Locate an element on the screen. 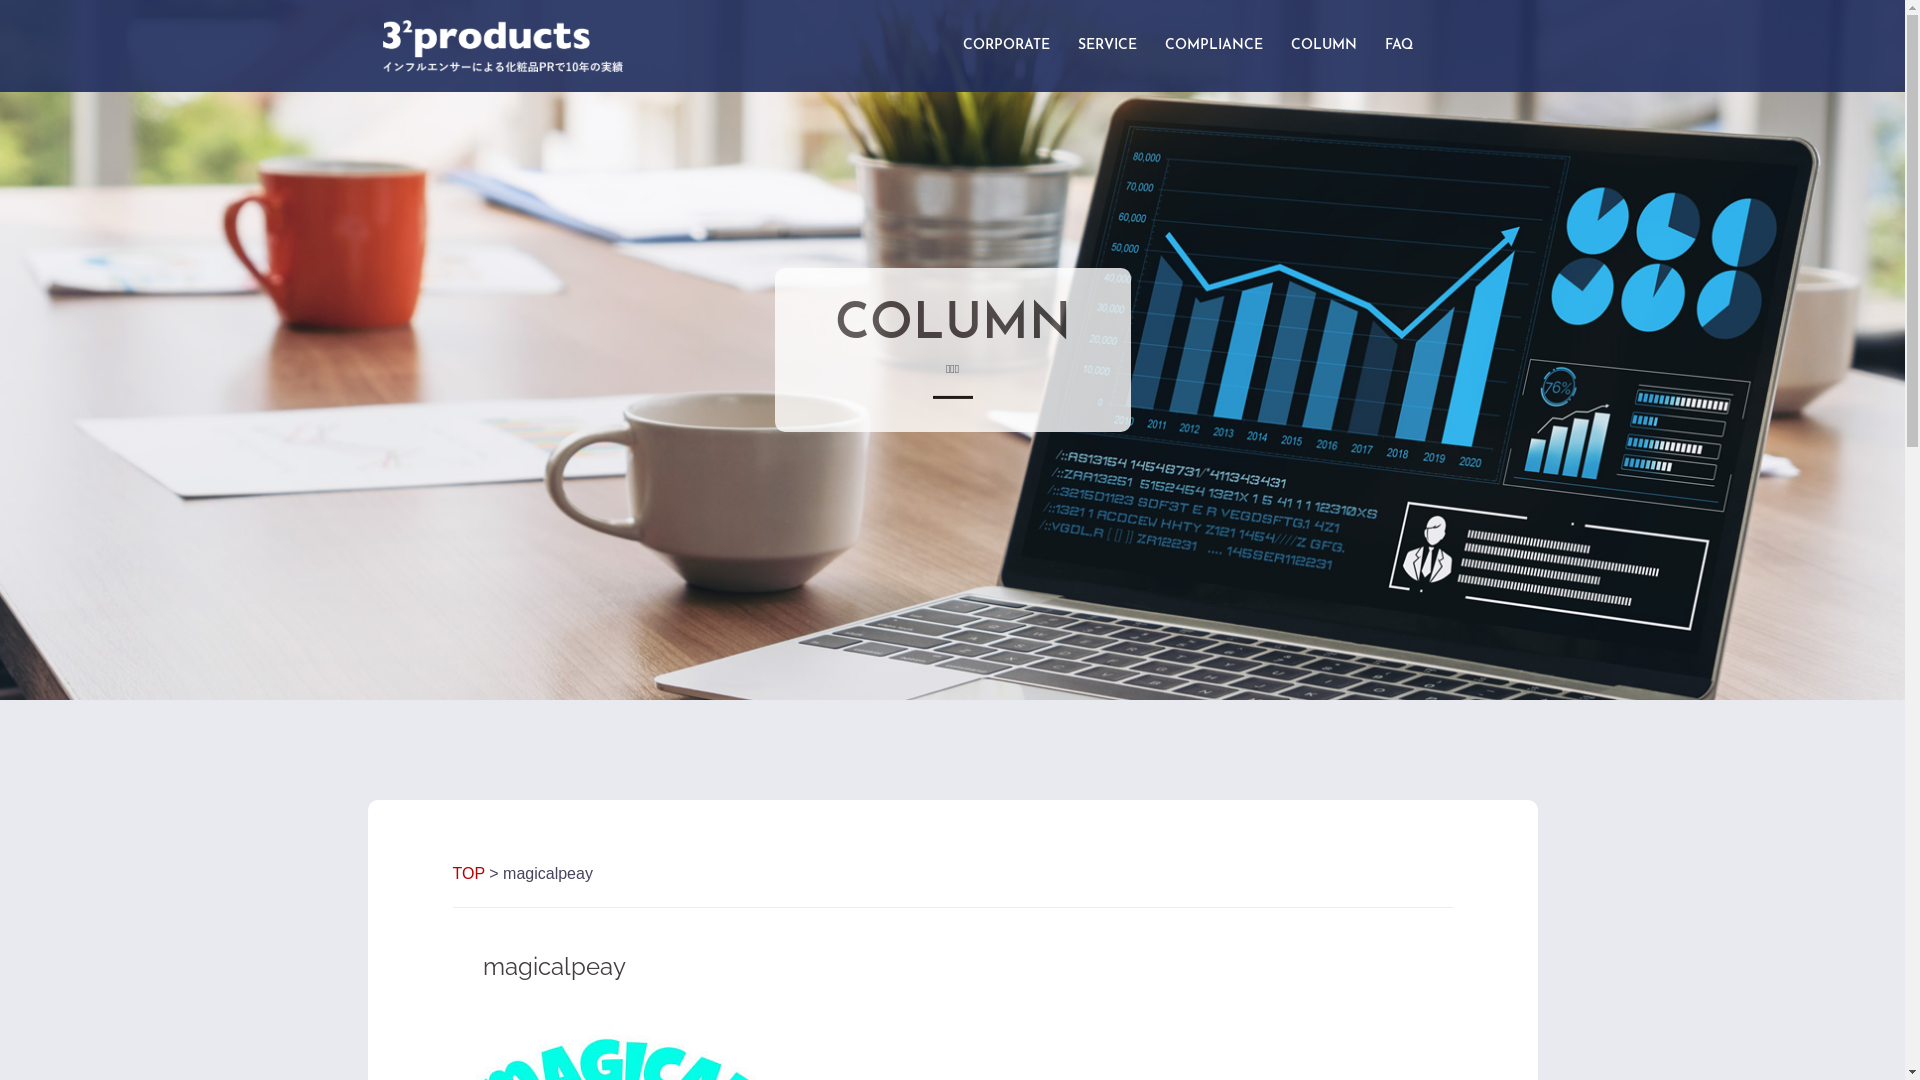  'FAQ' is located at coordinates (1396, 45).